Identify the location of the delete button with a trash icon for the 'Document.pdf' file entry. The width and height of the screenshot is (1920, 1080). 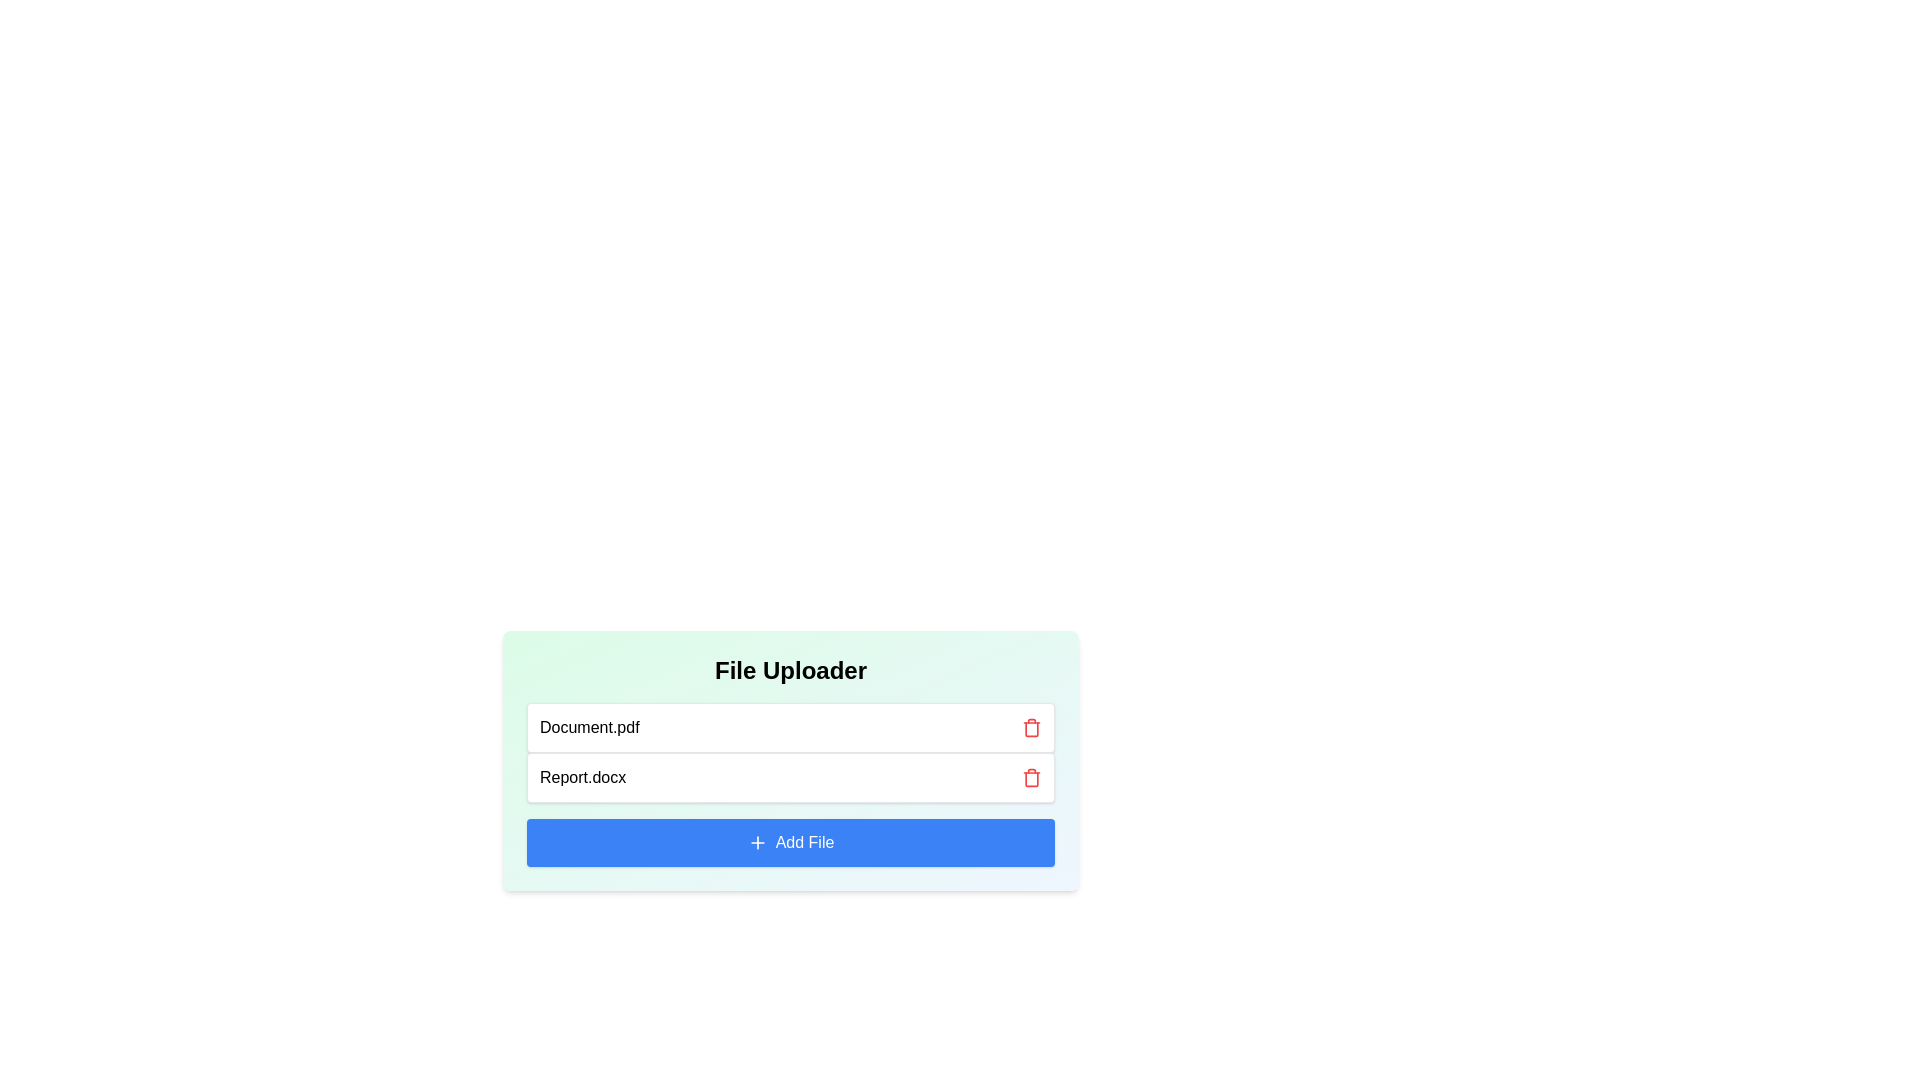
(1032, 728).